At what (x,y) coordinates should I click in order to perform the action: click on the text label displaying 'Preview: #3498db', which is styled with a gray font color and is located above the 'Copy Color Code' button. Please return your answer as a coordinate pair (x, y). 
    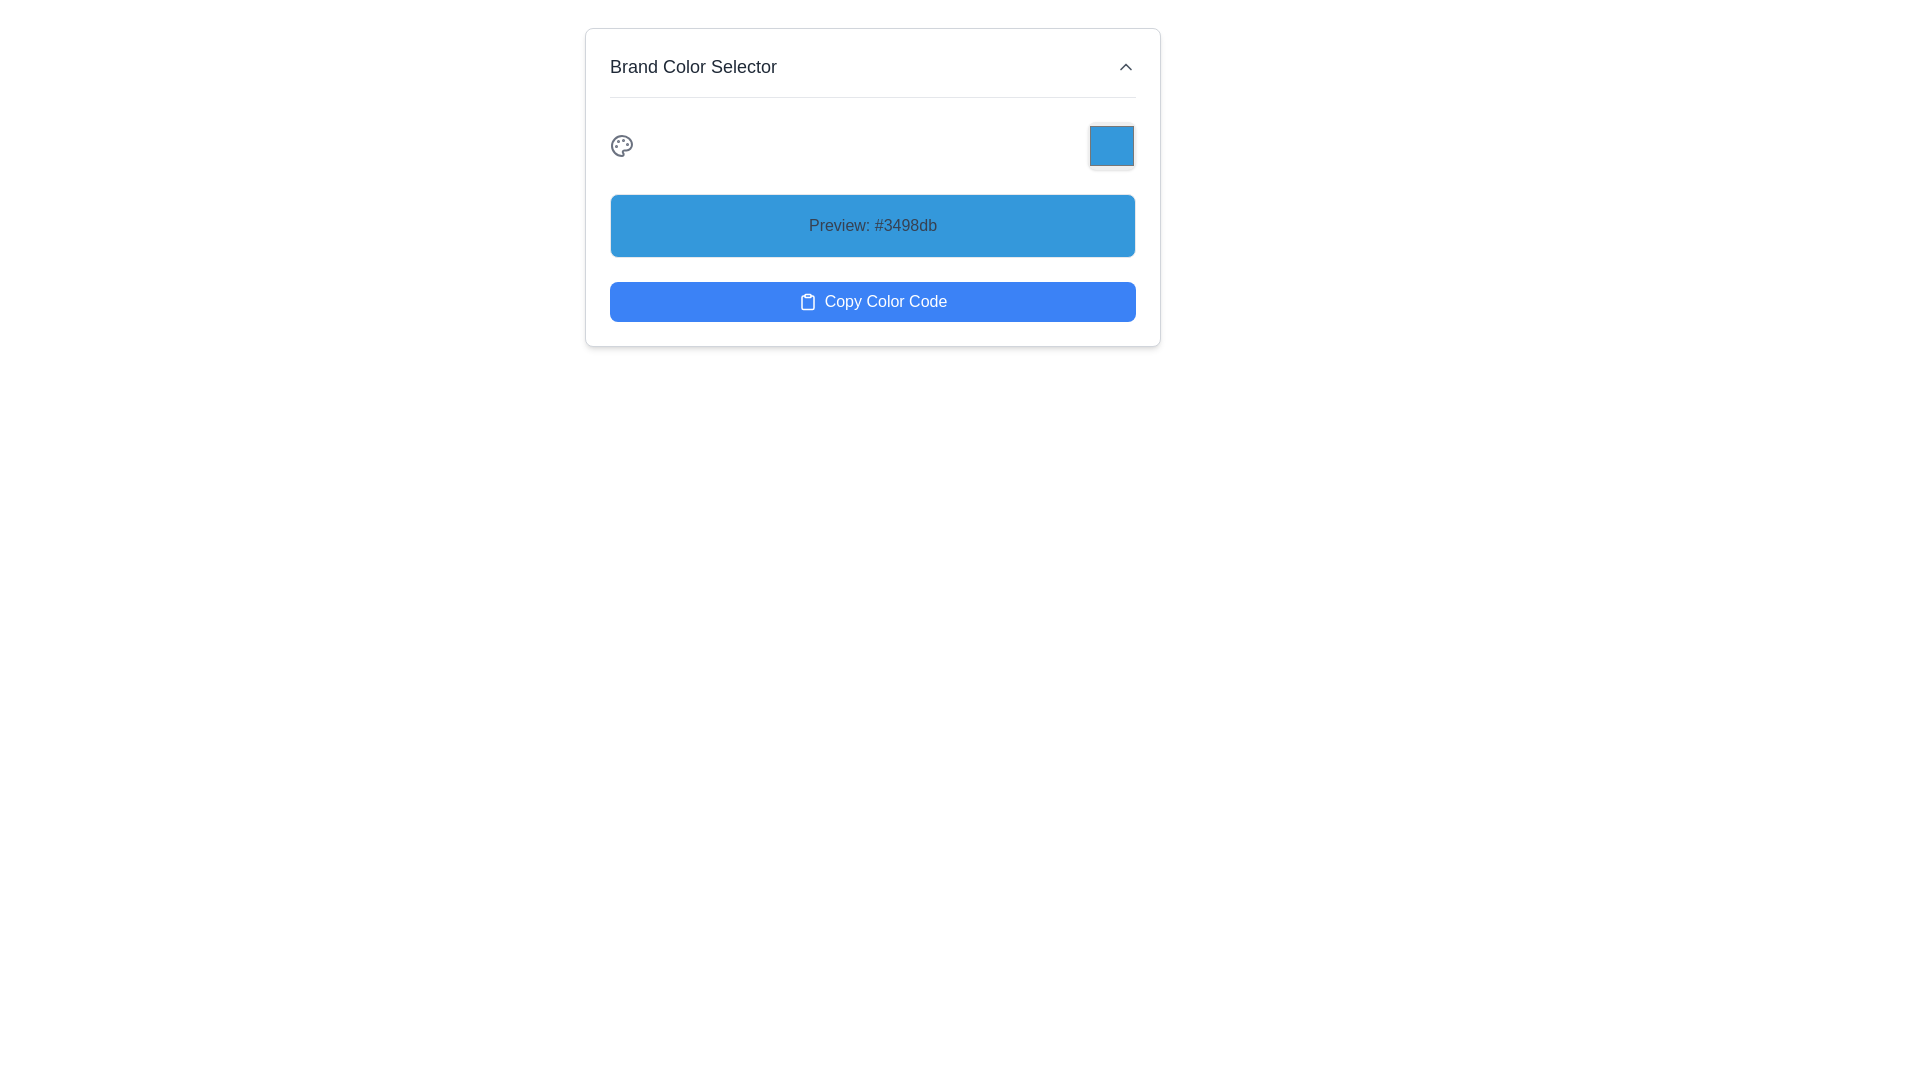
    Looking at the image, I should click on (873, 225).